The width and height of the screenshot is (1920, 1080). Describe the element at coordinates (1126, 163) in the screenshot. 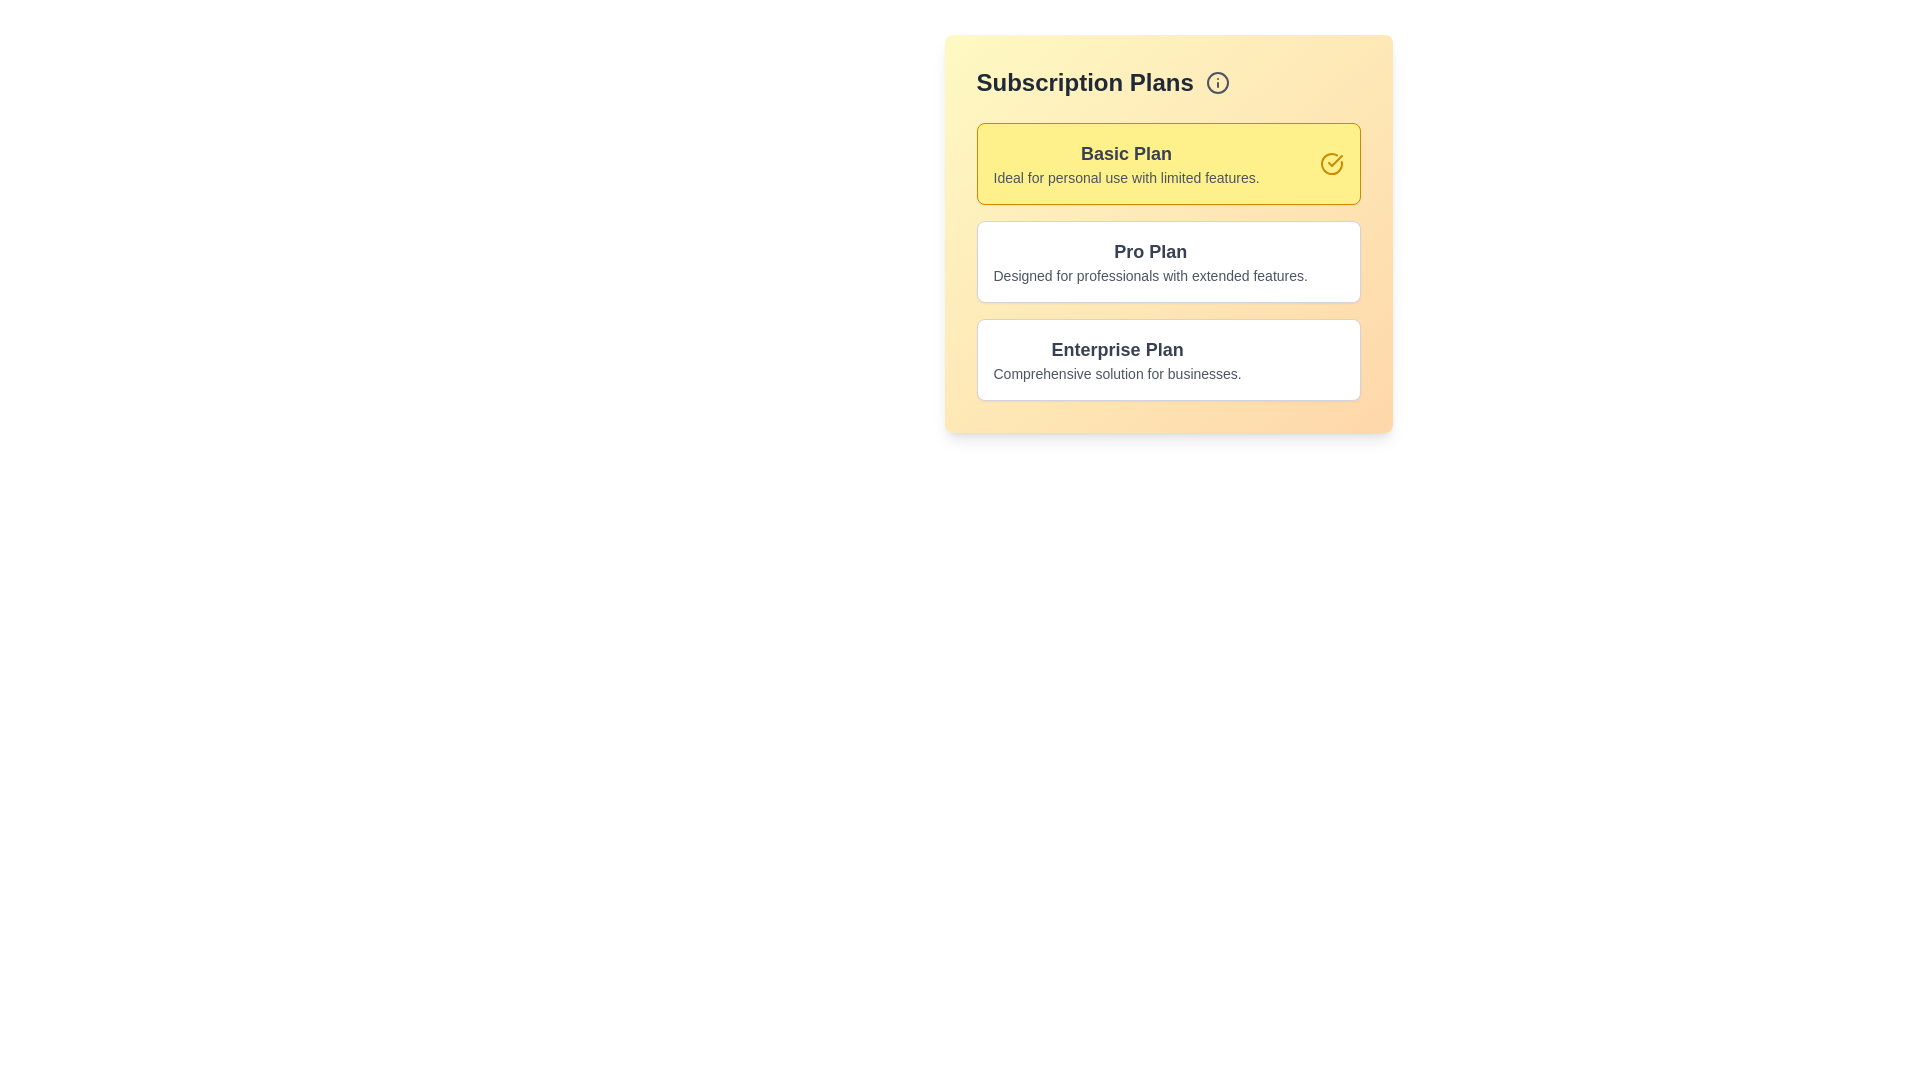

I see `the 'Basic Plan' text element which is the first option in the subscription plan list, displayed in bold with a yellow background` at that location.